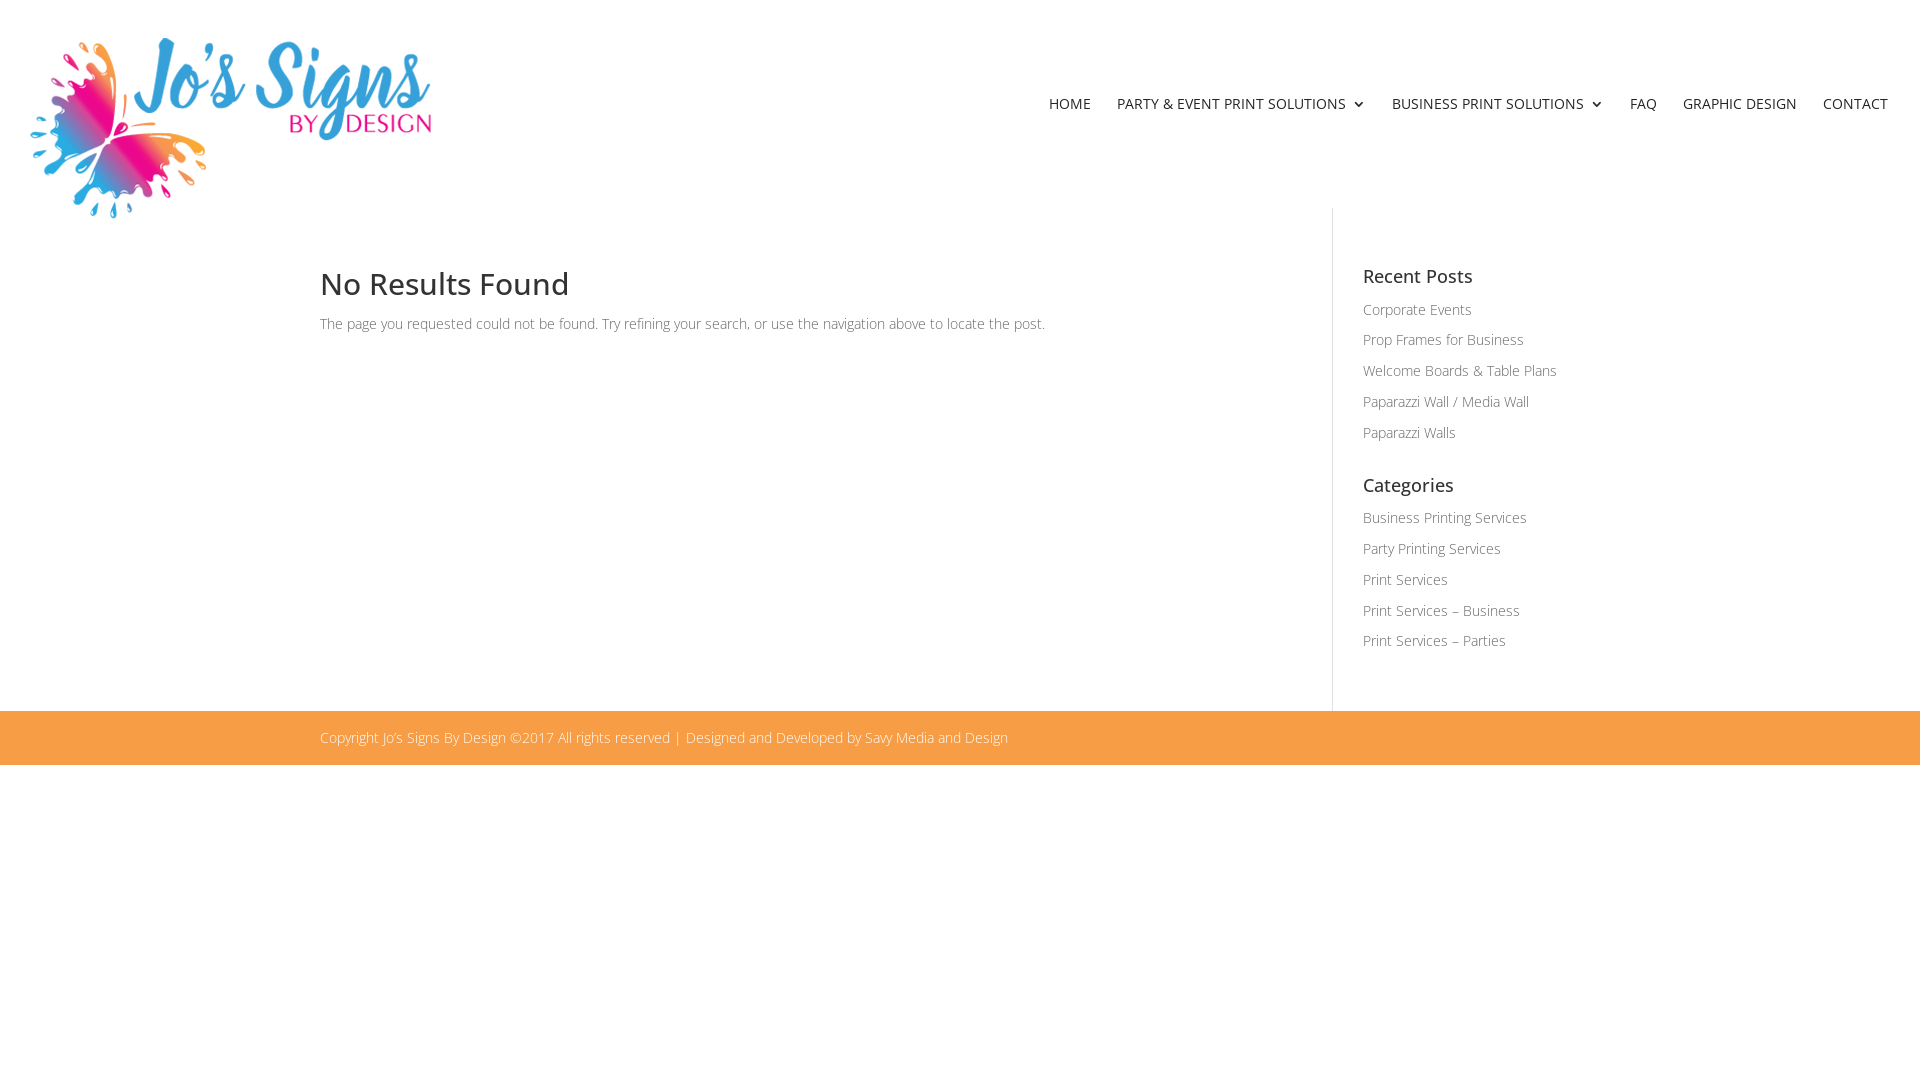  What do you see at coordinates (1854, 151) in the screenshot?
I see `'CONTACT'` at bounding box center [1854, 151].